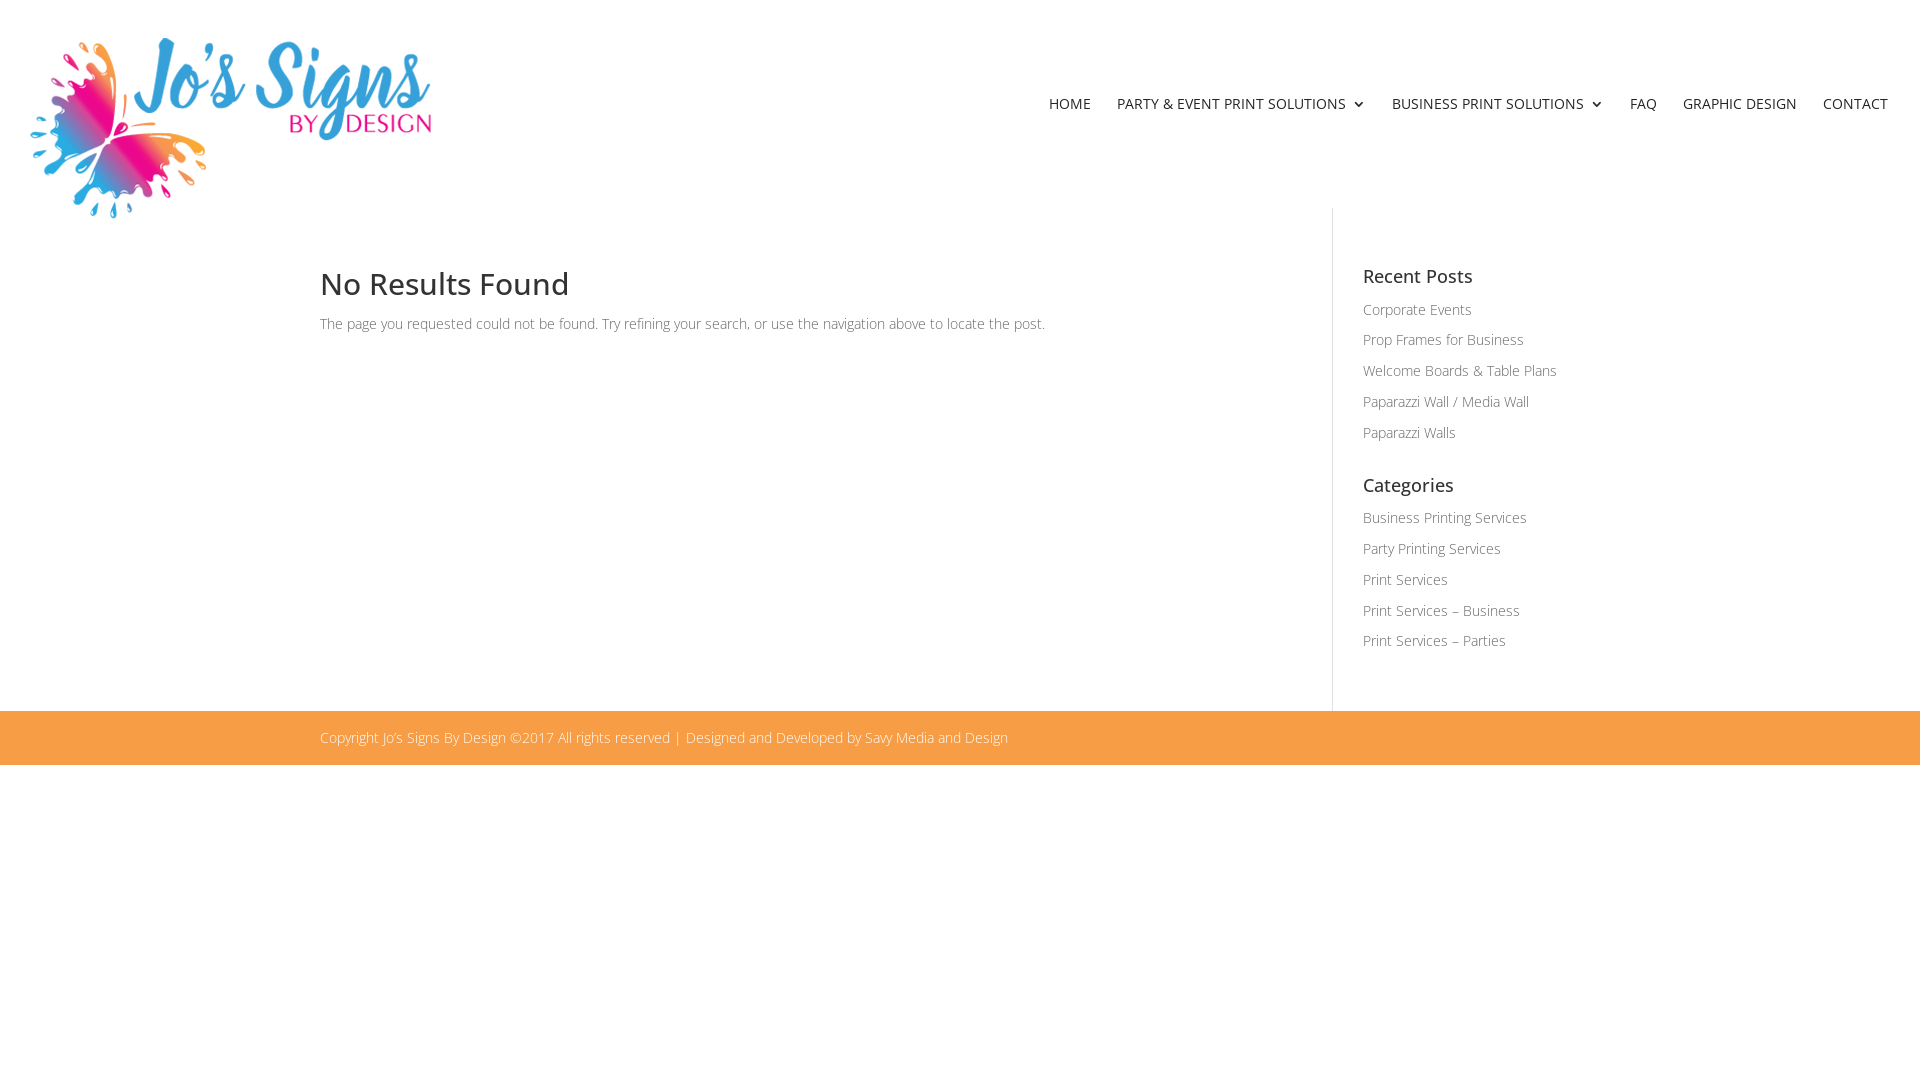  What do you see at coordinates (1854, 151) in the screenshot?
I see `'CONTACT'` at bounding box center [1854, 151].